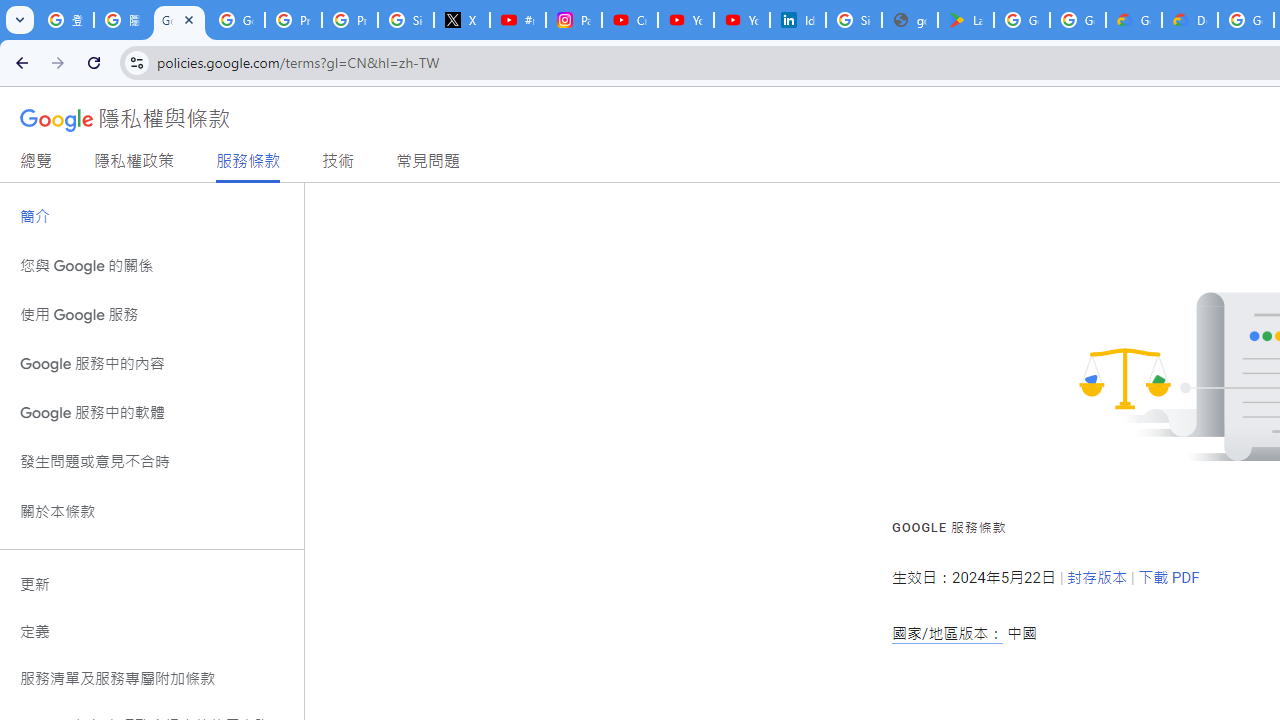 This screenshot has width=1280, height=720. Describe the element at coordinates (853, 20) in the screenshot. I see `'Sign in - Google Accounts'` at that location.